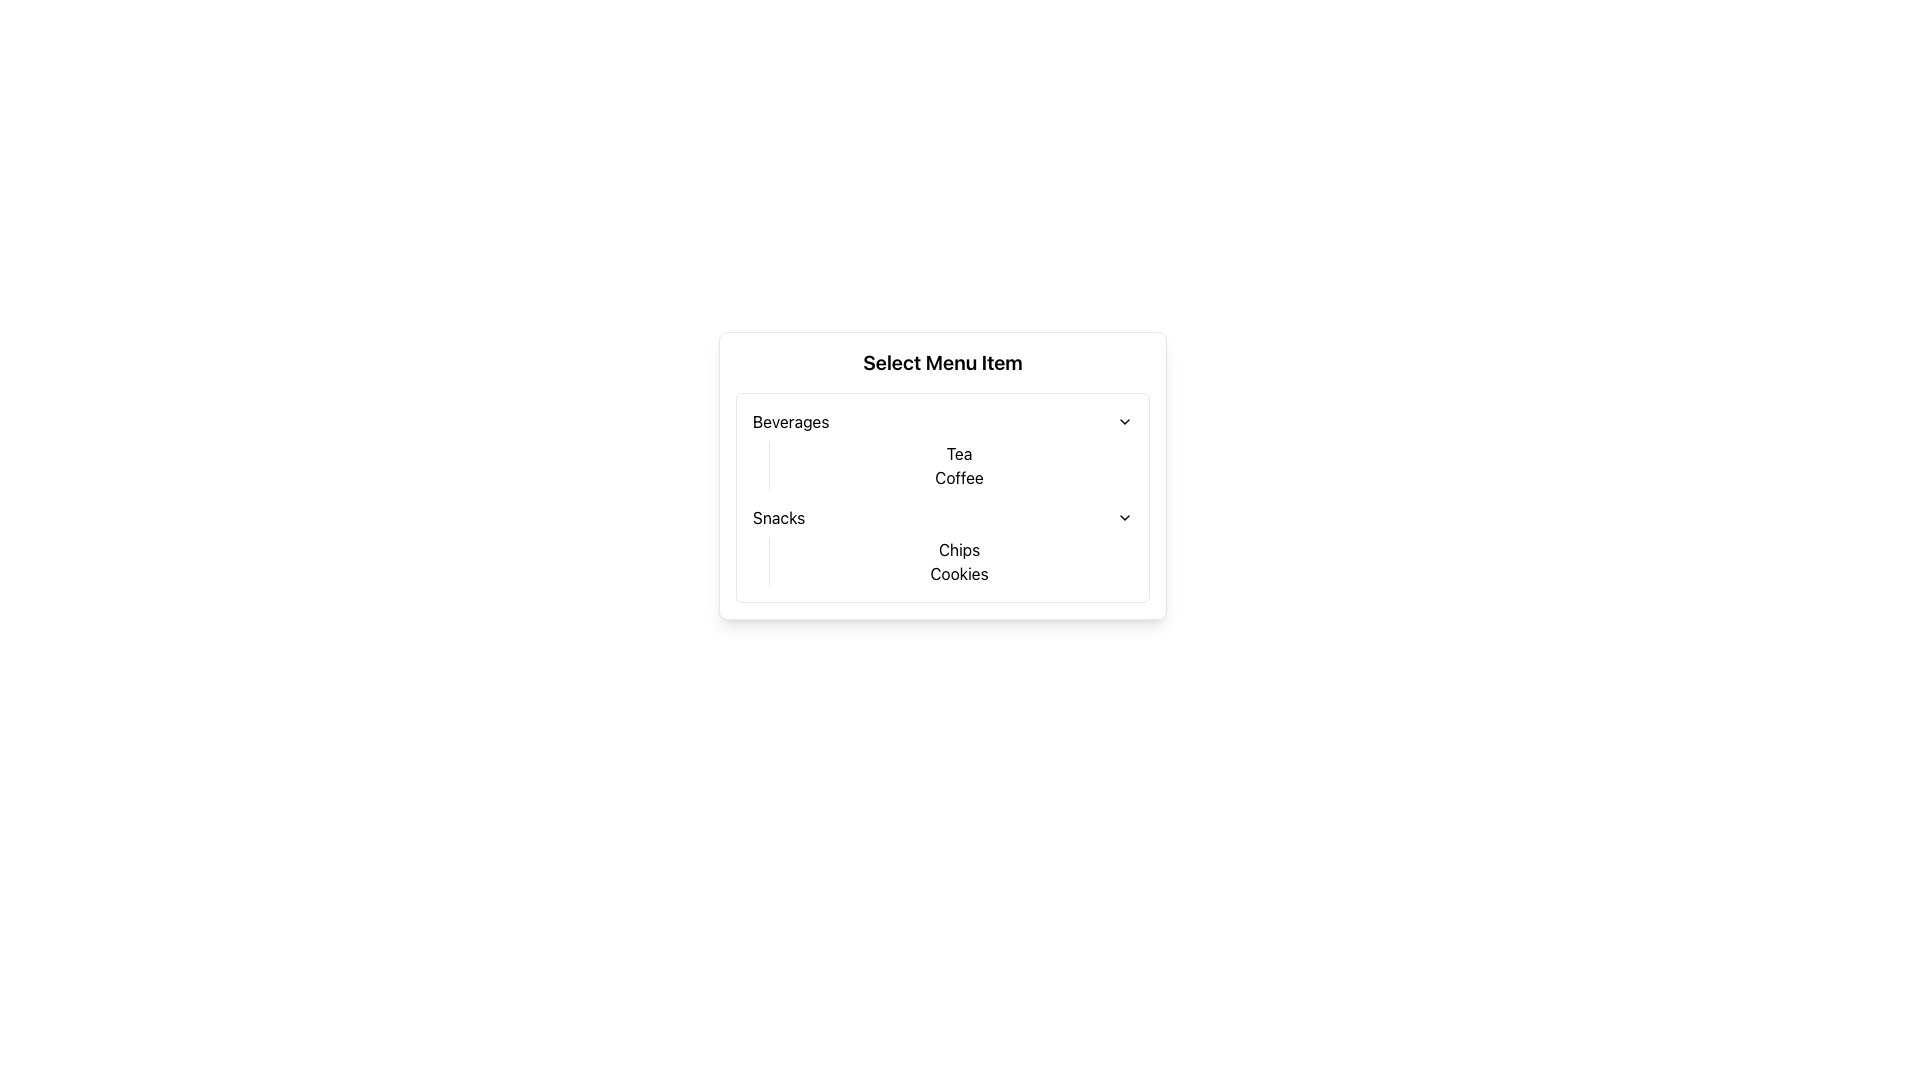 The image size is (1920, 1080). Describe the element at coordinates (949, 562) in the screenshot. I see `options 'Chips' and 'Cookies' presented in the text group within the structured menu layout under the 'Snacks' header` at that location.